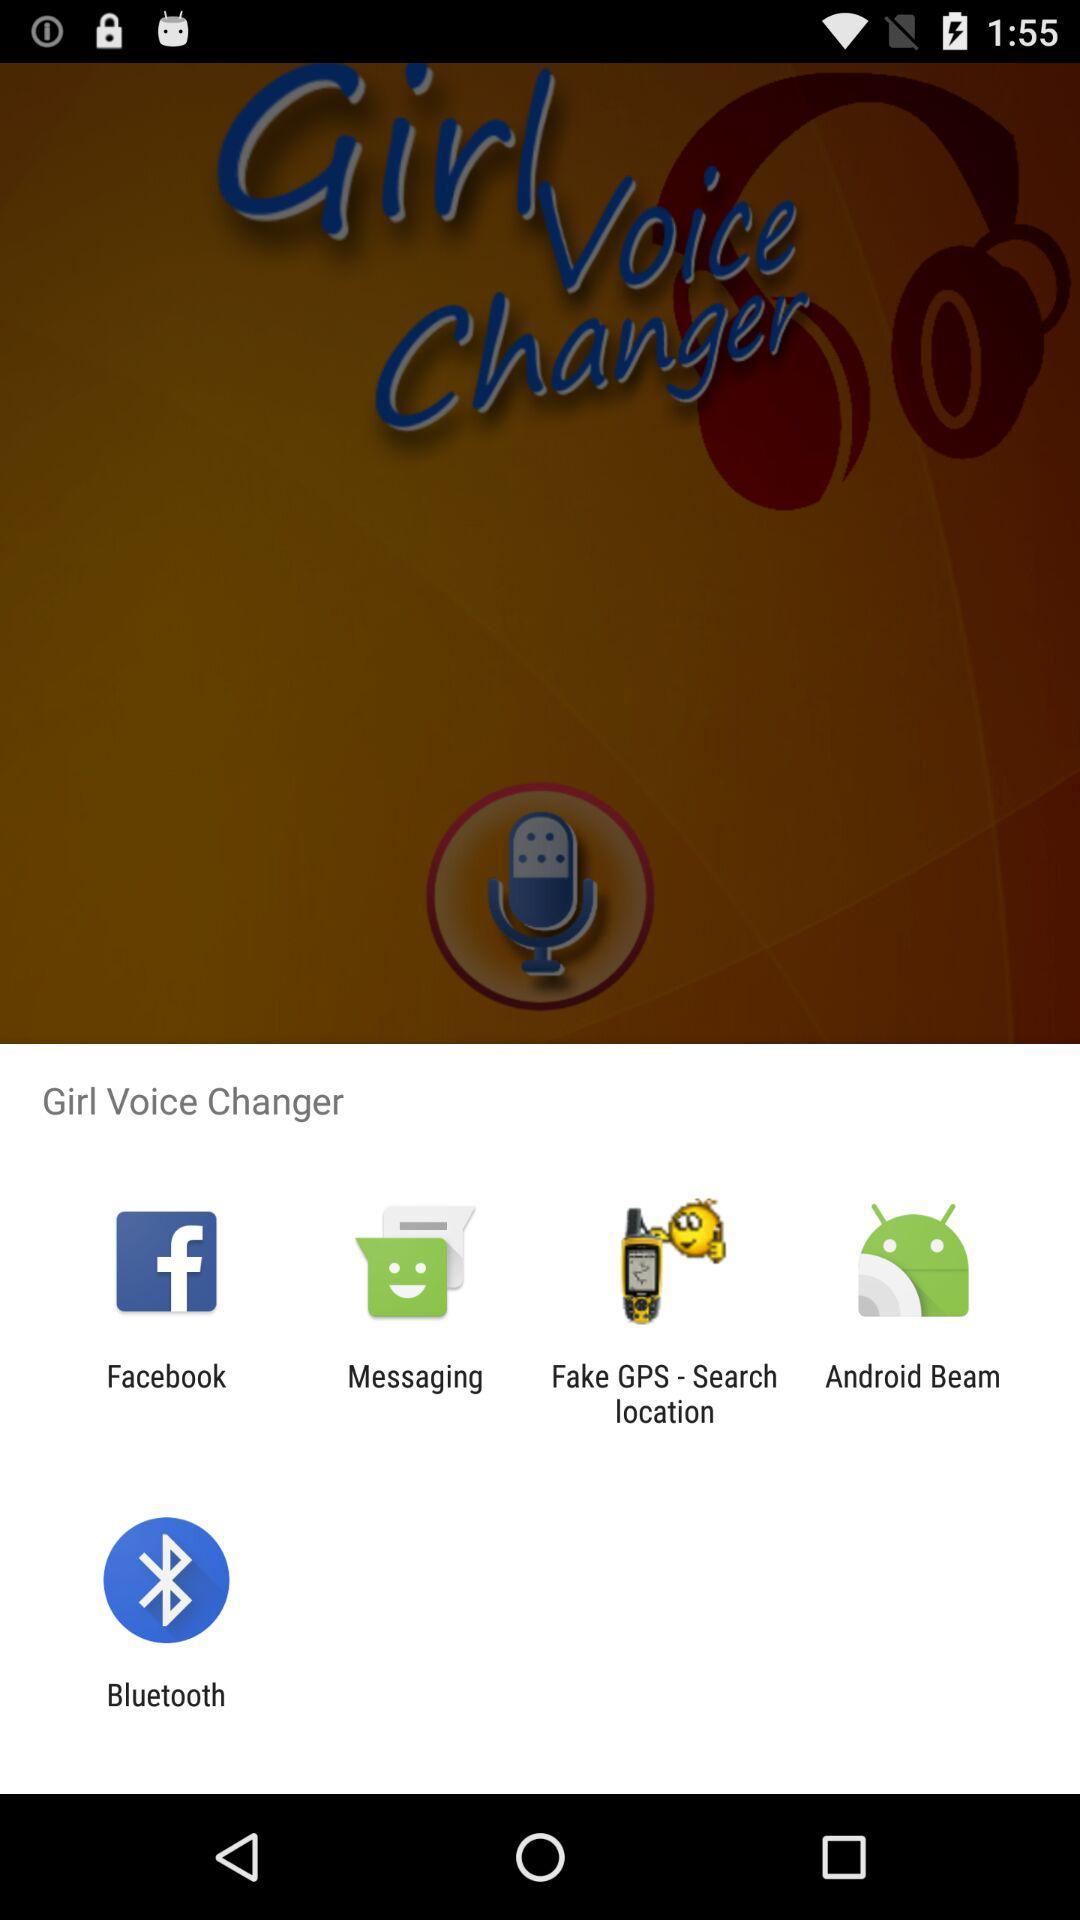  I want to click on item next to the fake gps search, so click(414, 1392).